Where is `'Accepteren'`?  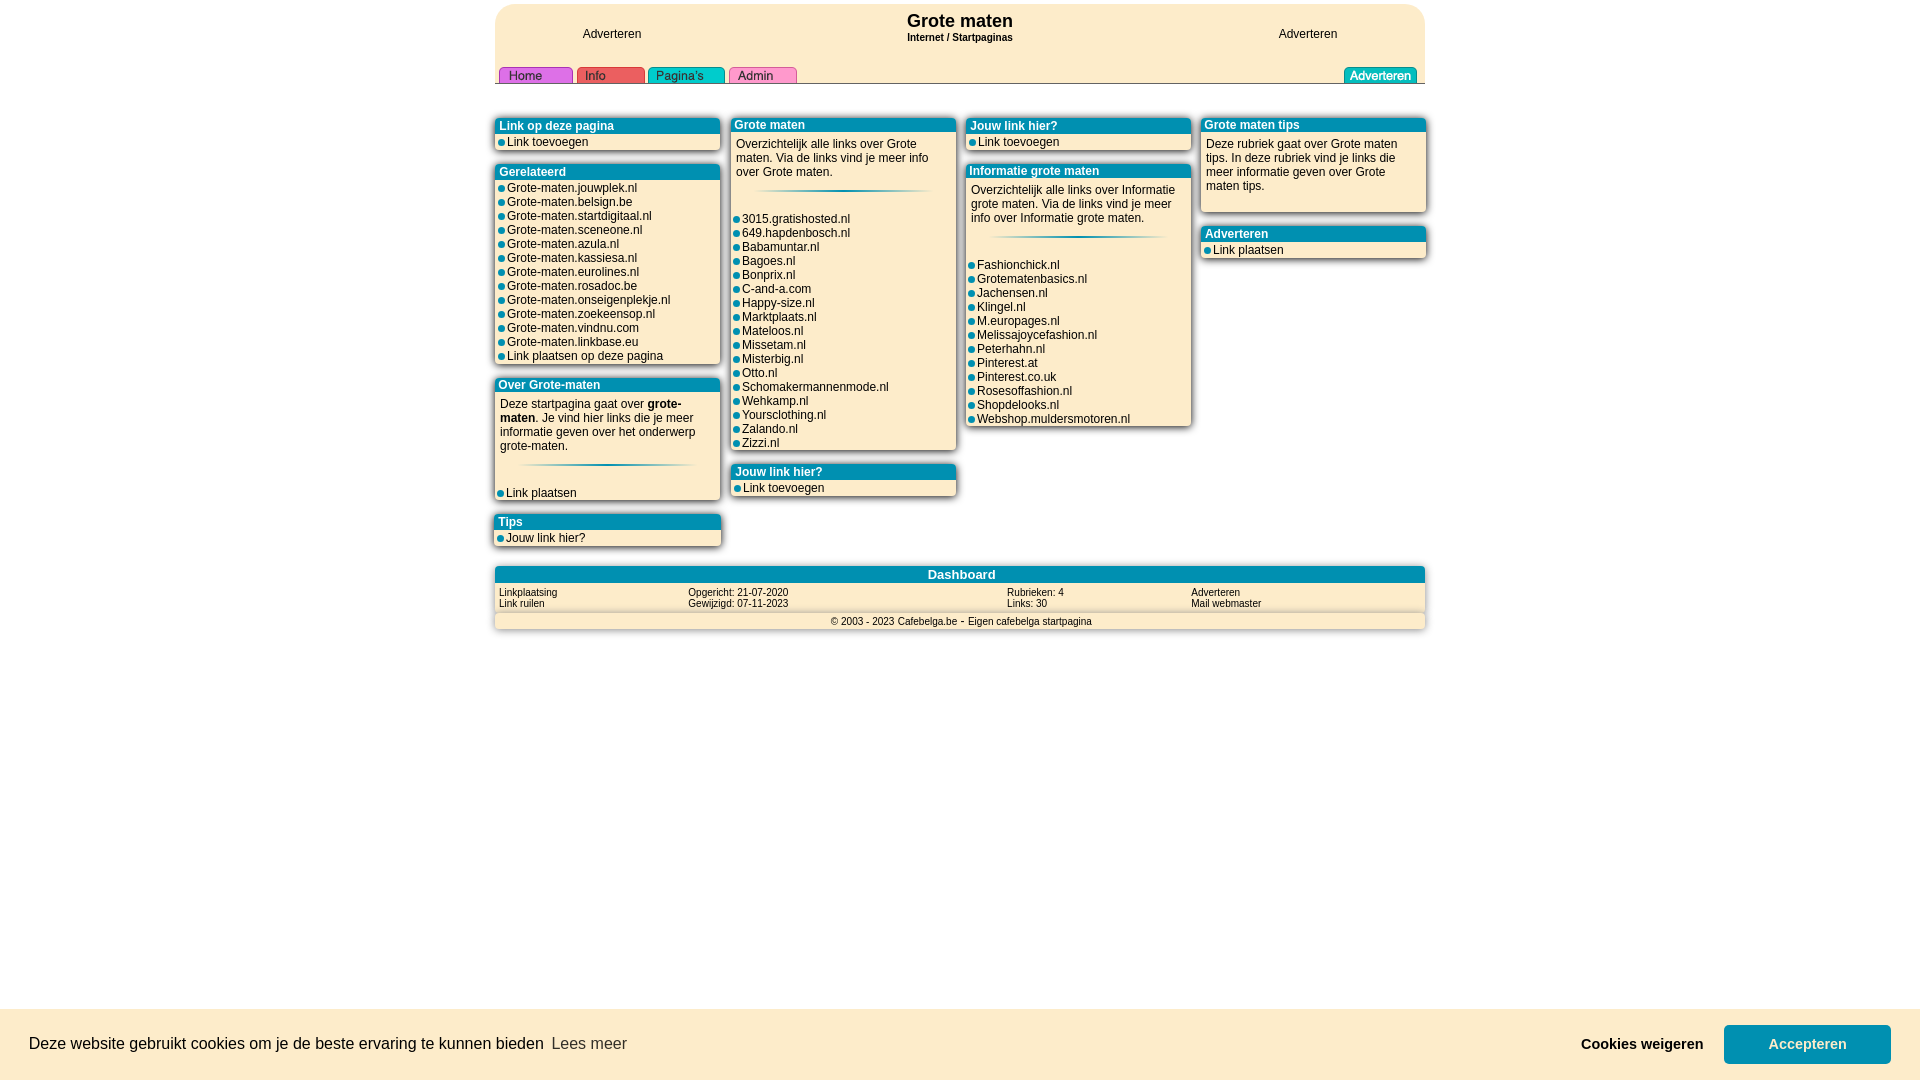
'Accepteren' is located at coordinates (1807, 1043).